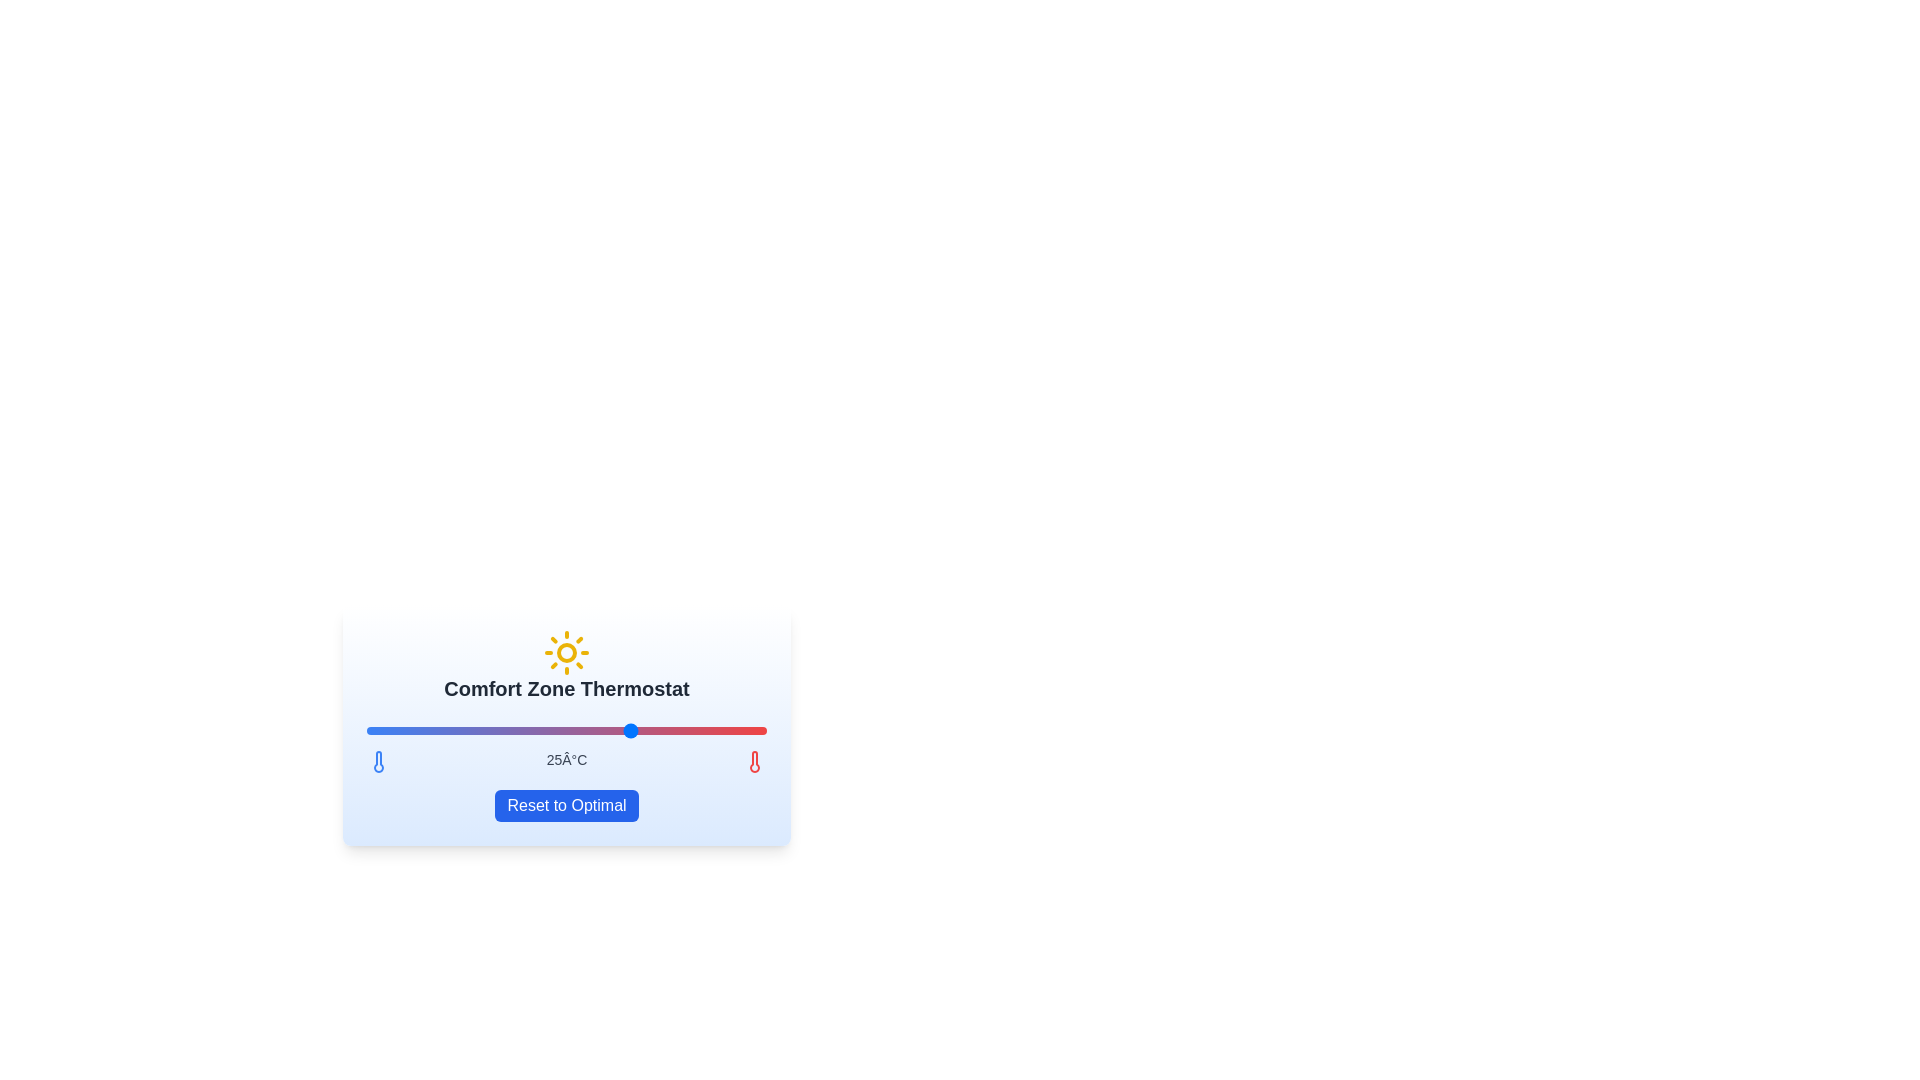 This screenshot has width=1920, height=1080. I want to click on the temperature slider to set the temperature to 29°C, so click(739, 731).